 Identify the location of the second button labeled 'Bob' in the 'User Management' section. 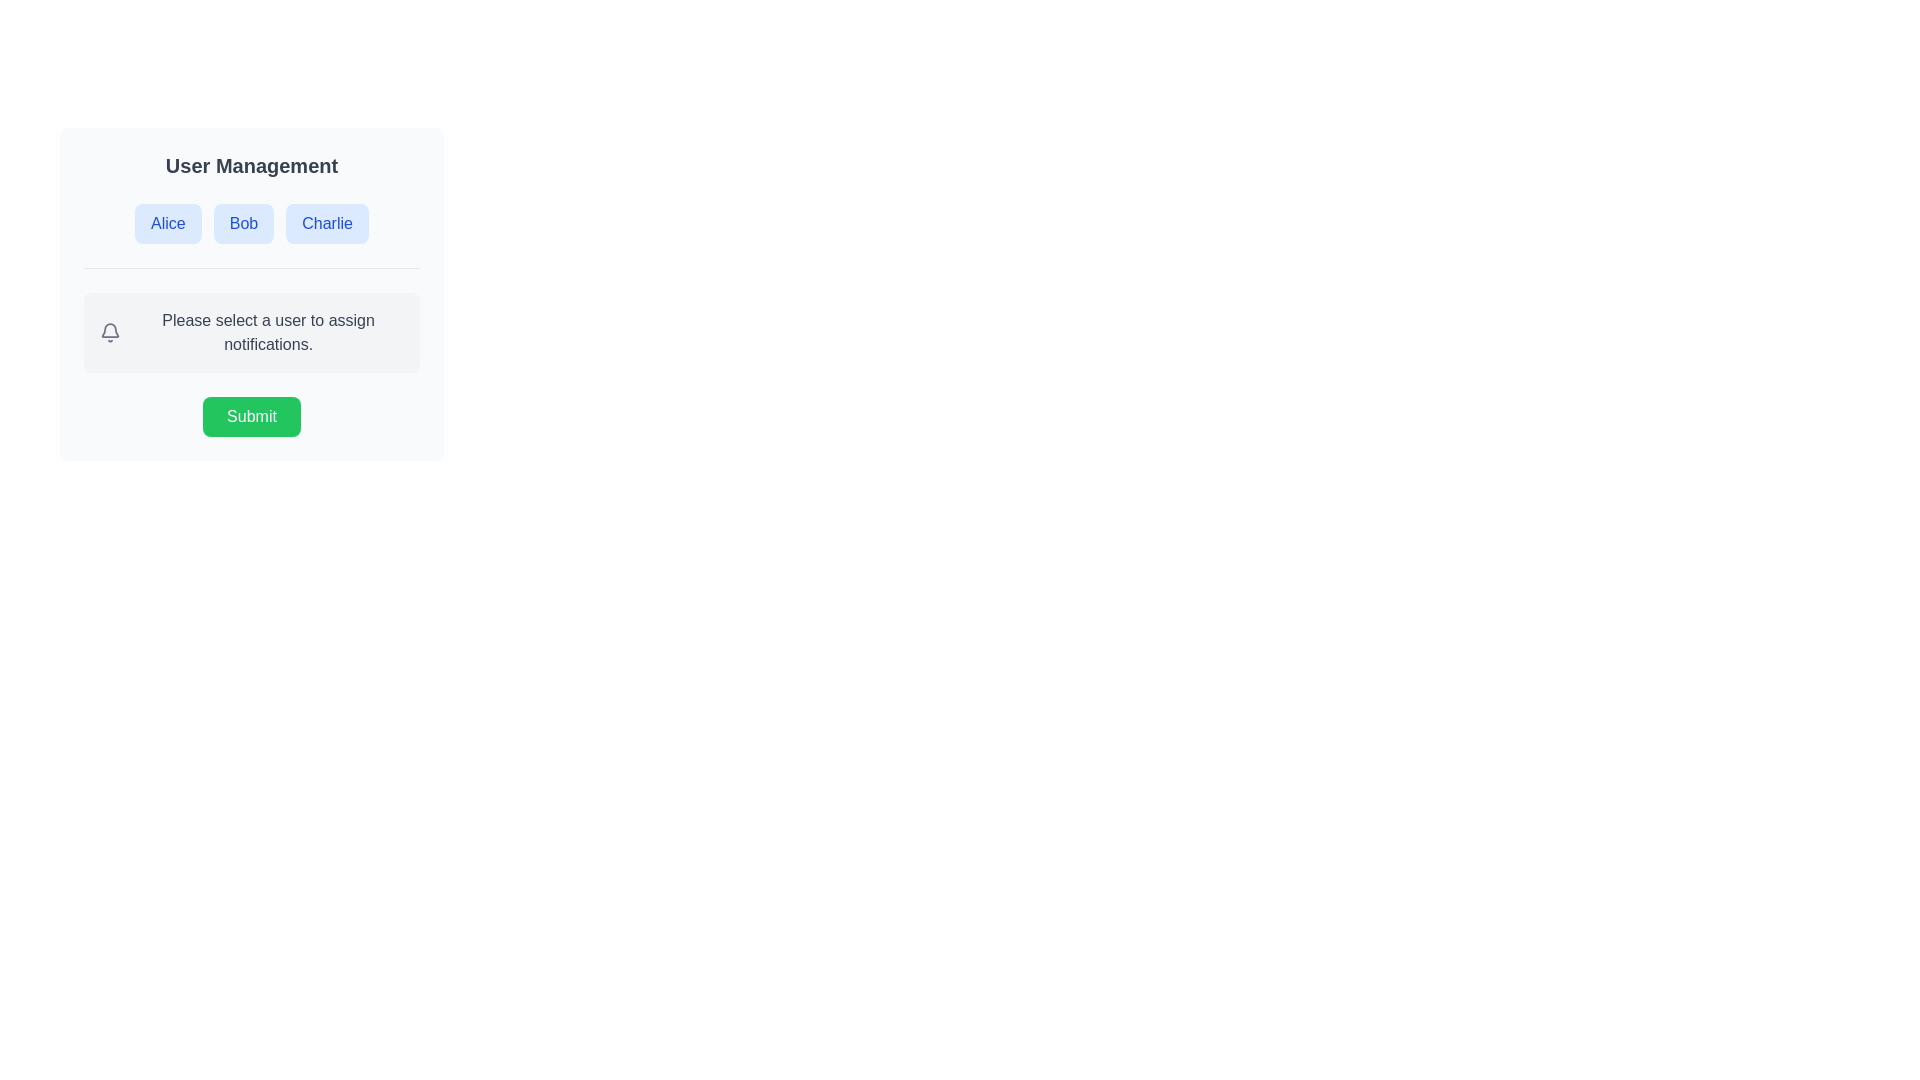
(243, 223).